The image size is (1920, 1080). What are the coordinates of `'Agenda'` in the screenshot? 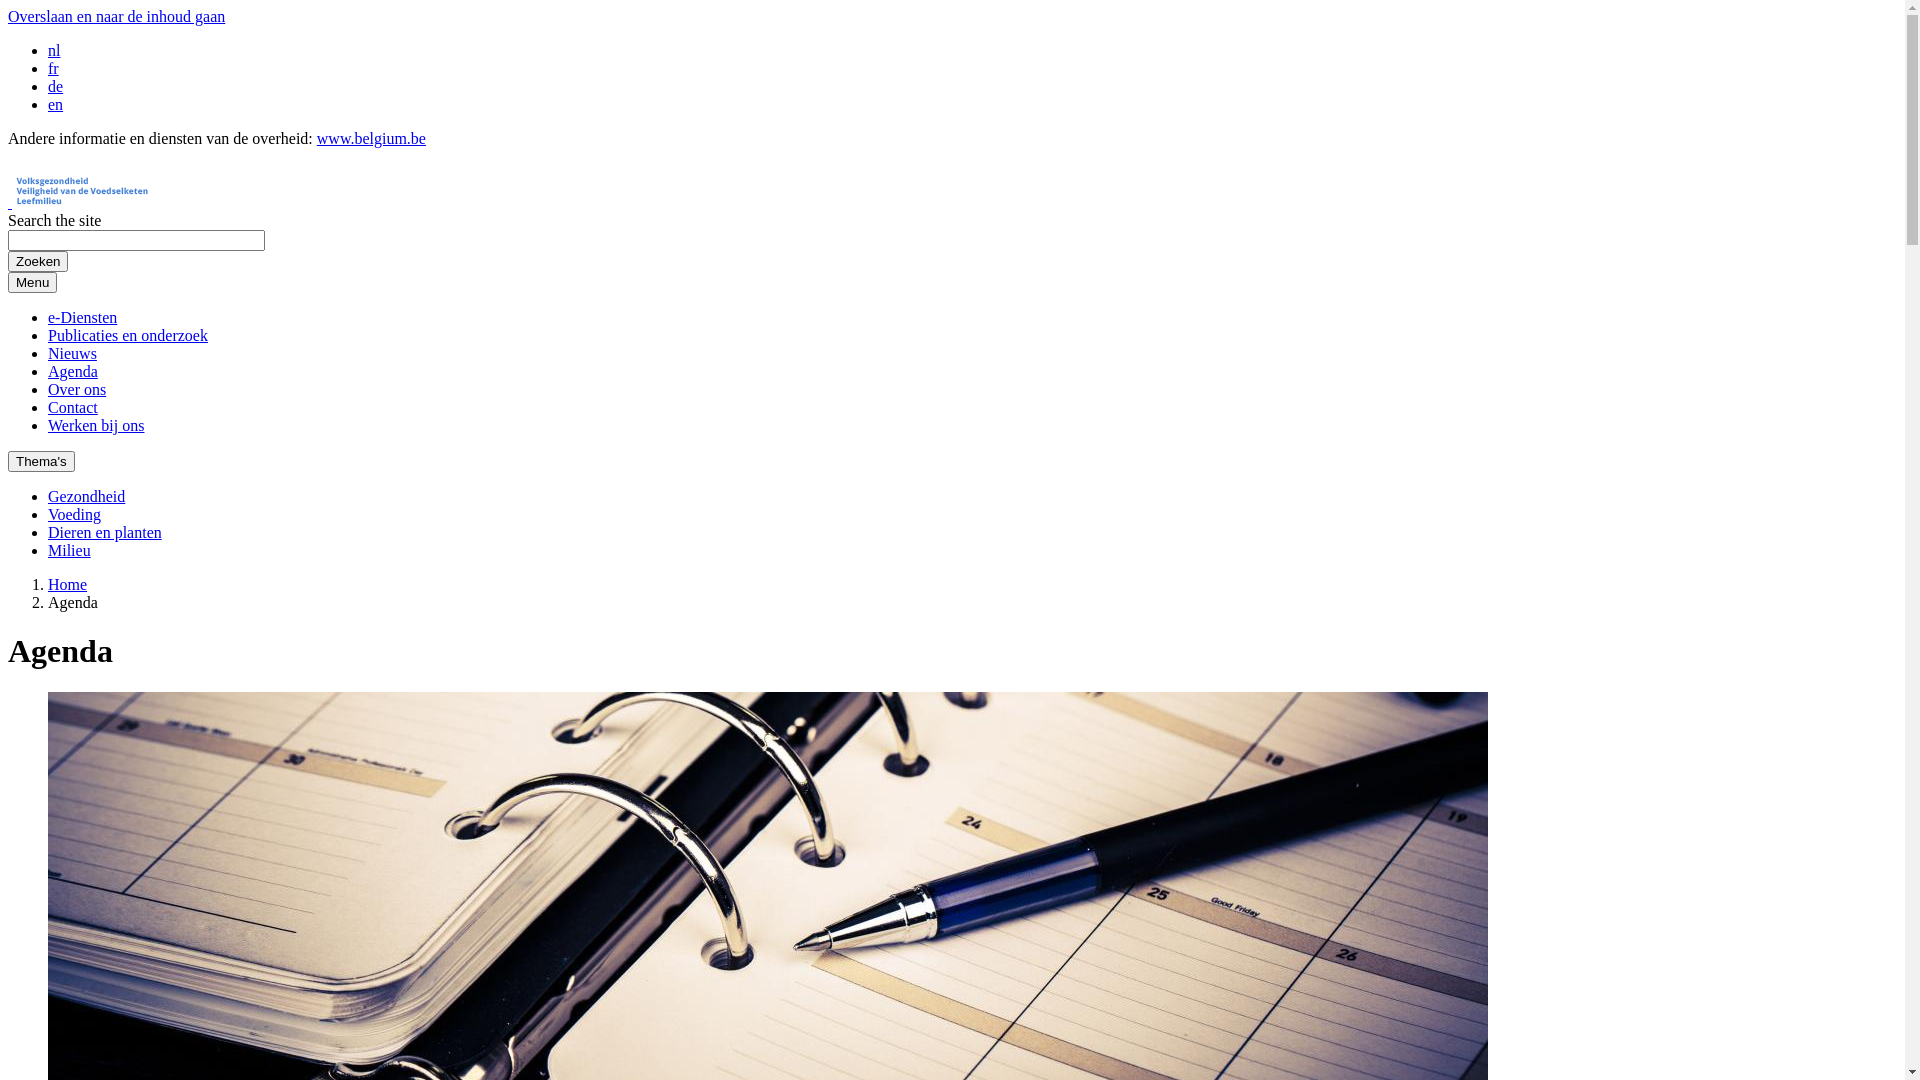 It's located at (72, 371).